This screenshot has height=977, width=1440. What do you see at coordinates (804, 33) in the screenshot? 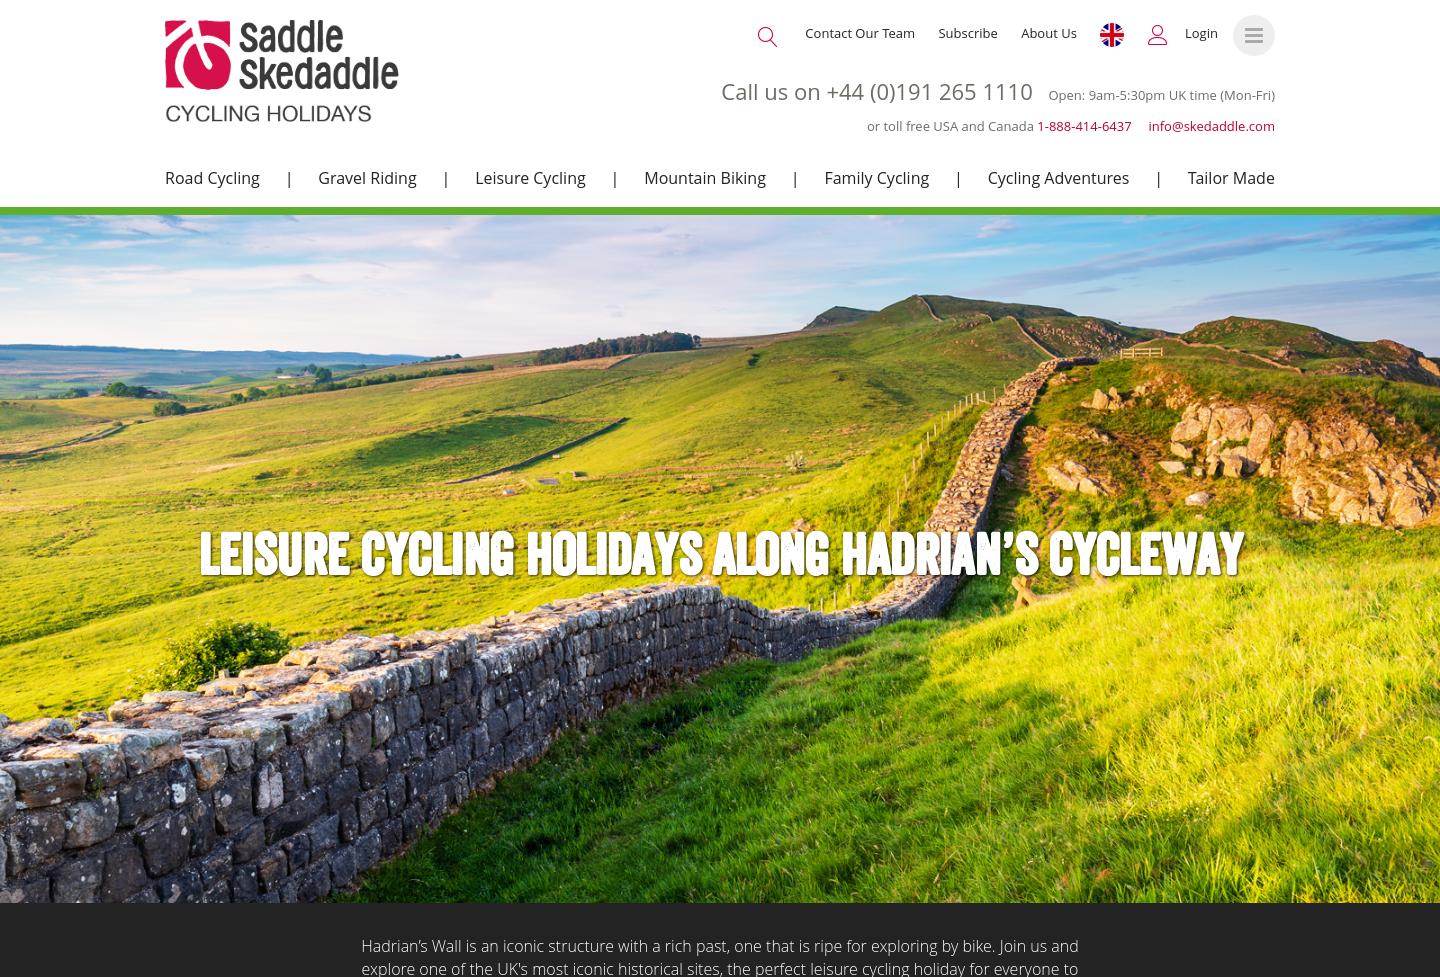
I see `'Contact Our Team'` at bounding box center [804, 33].